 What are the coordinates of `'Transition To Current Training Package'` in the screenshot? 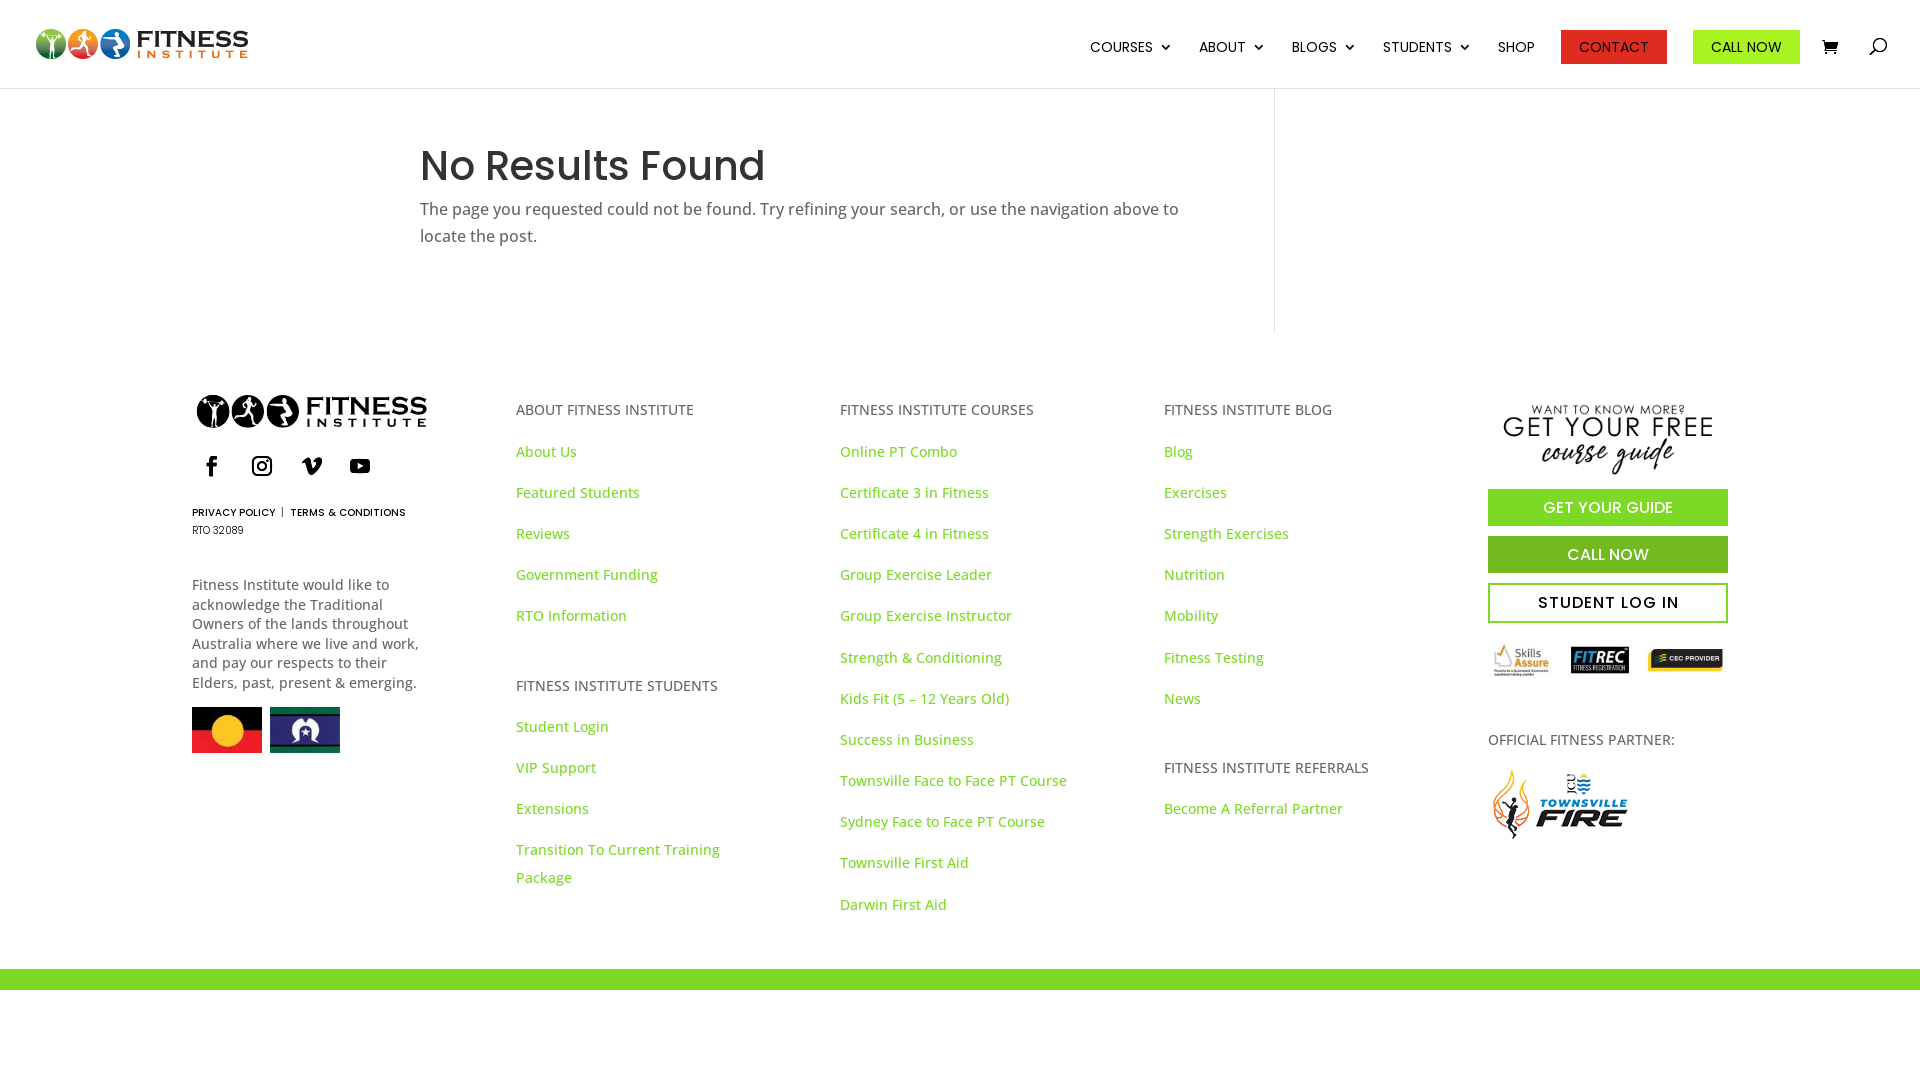 It's located at (617, 862).